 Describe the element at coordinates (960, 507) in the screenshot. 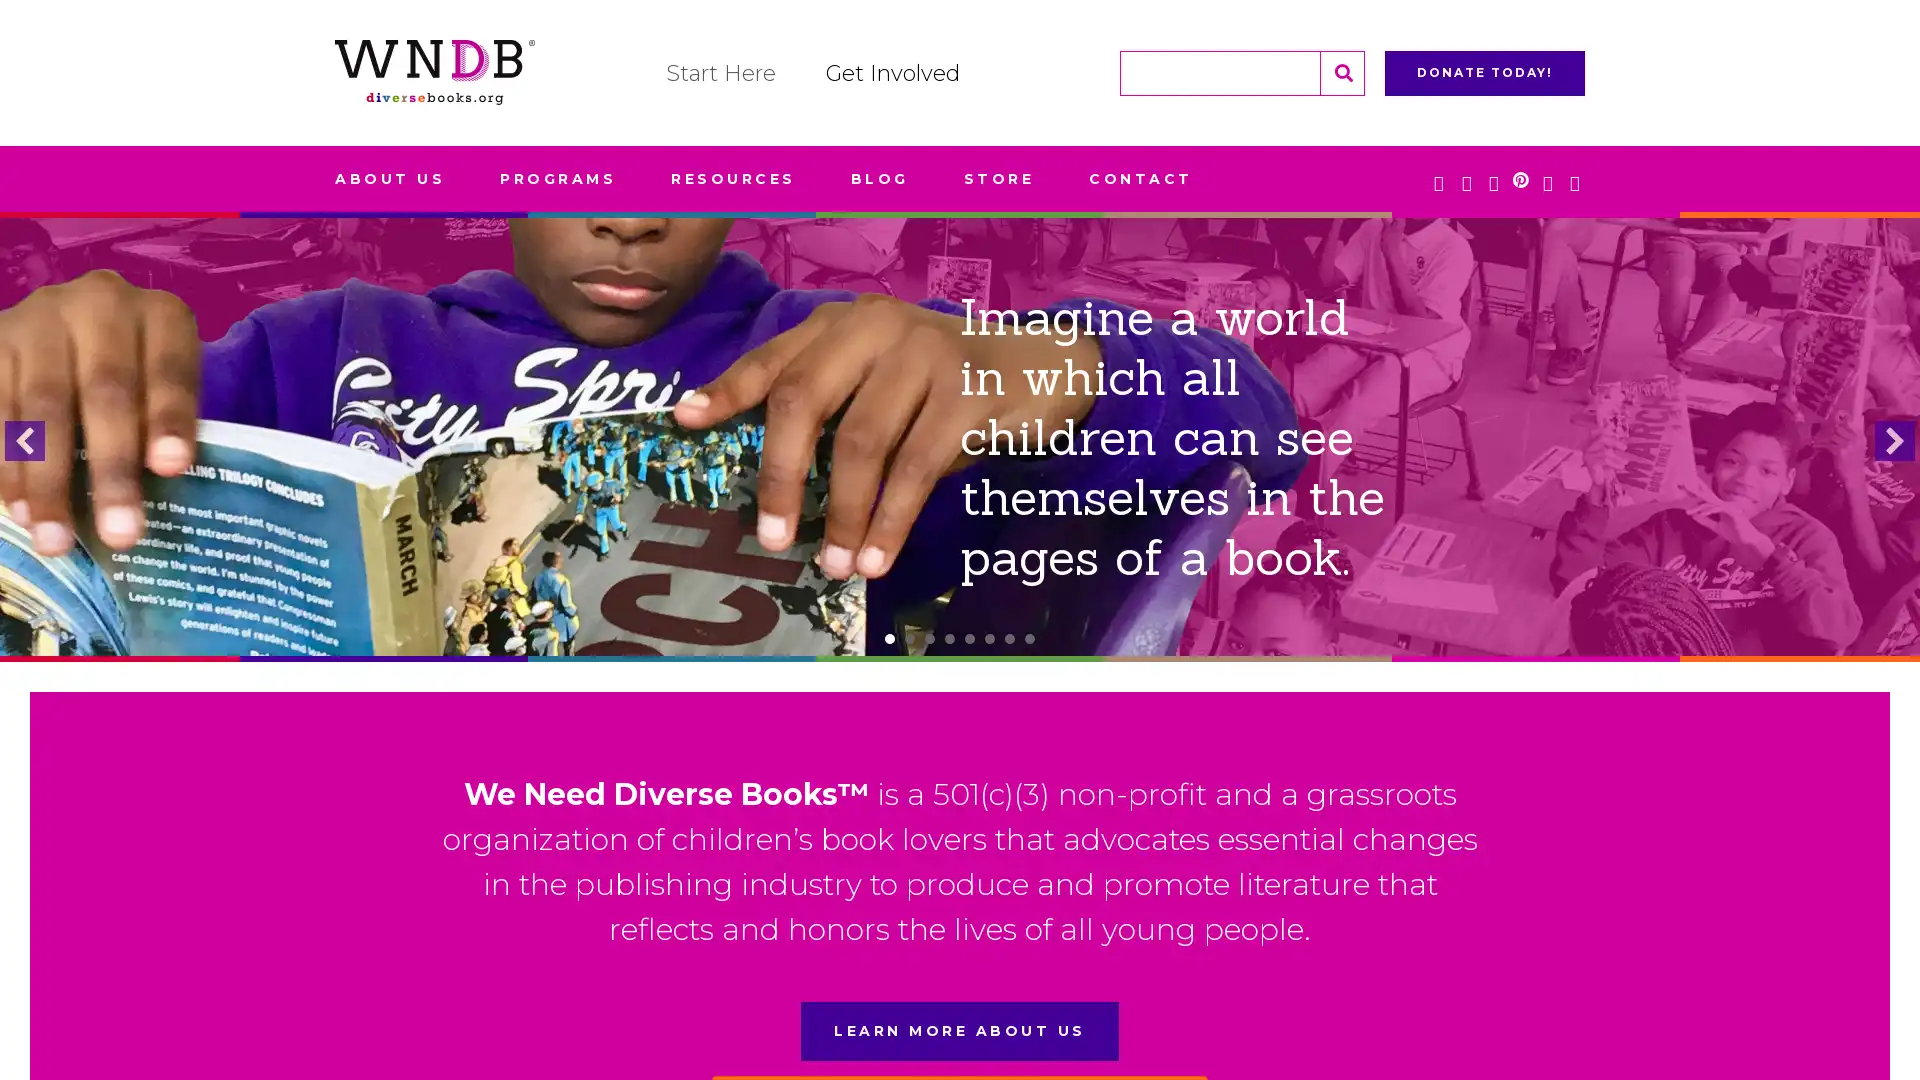

I see `LEARN MORE` at that location.